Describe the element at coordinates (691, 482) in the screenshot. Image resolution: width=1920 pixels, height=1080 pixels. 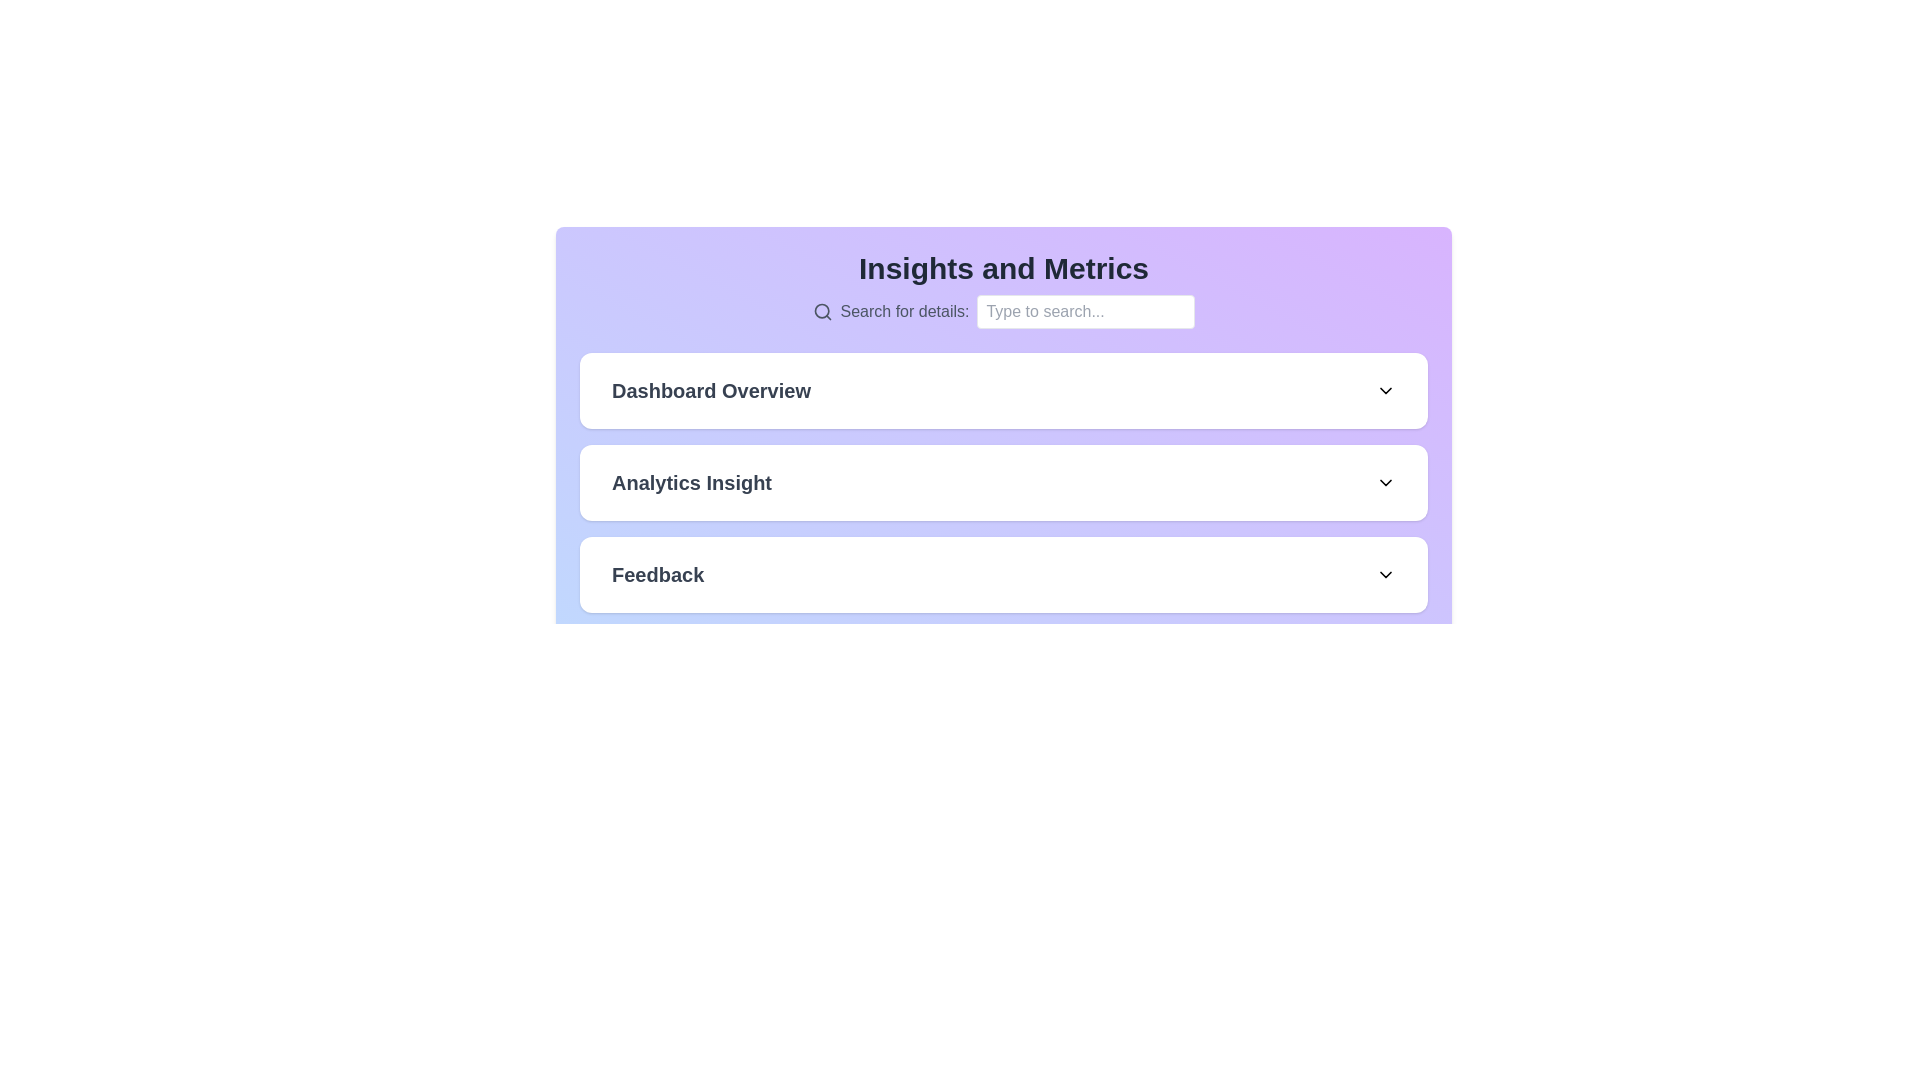
I see `the 'Analytics Insight' text label element` at that location.